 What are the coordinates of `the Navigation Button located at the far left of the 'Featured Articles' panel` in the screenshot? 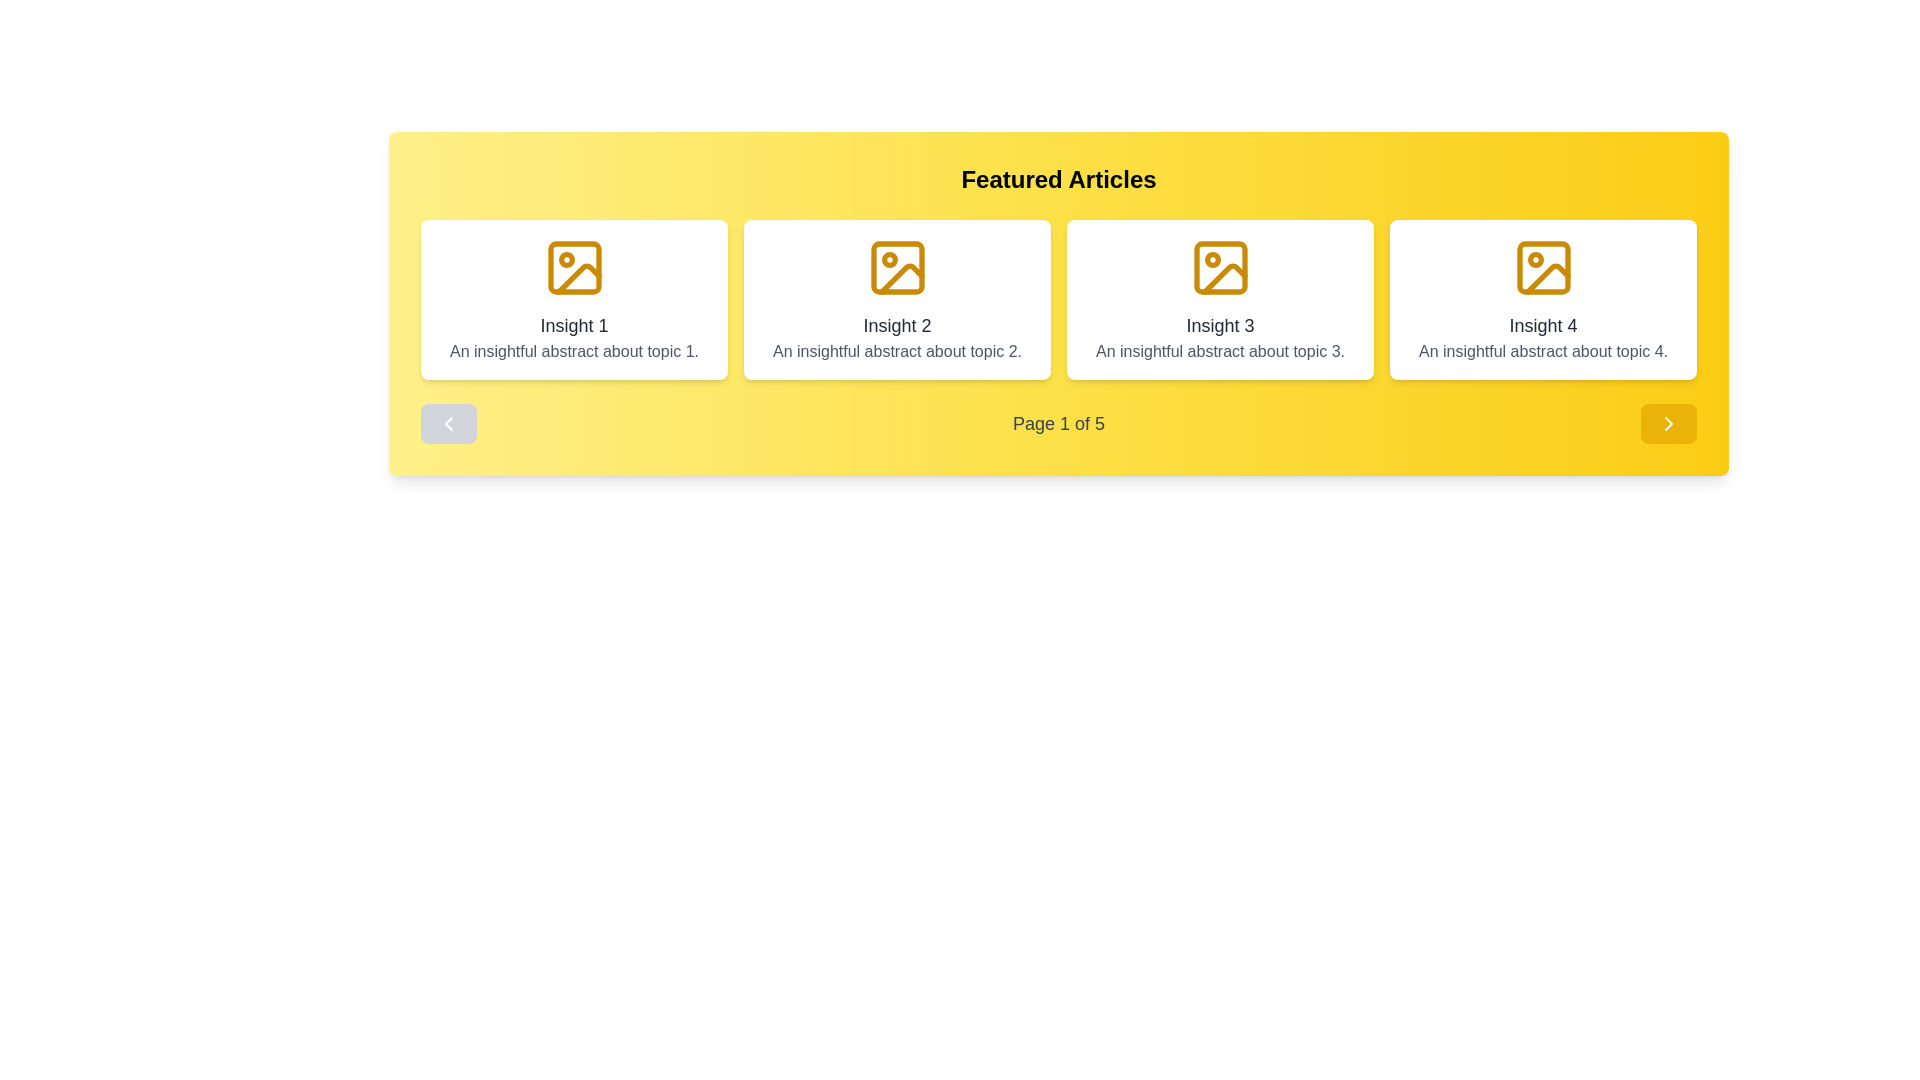 It's located at (448, 423).